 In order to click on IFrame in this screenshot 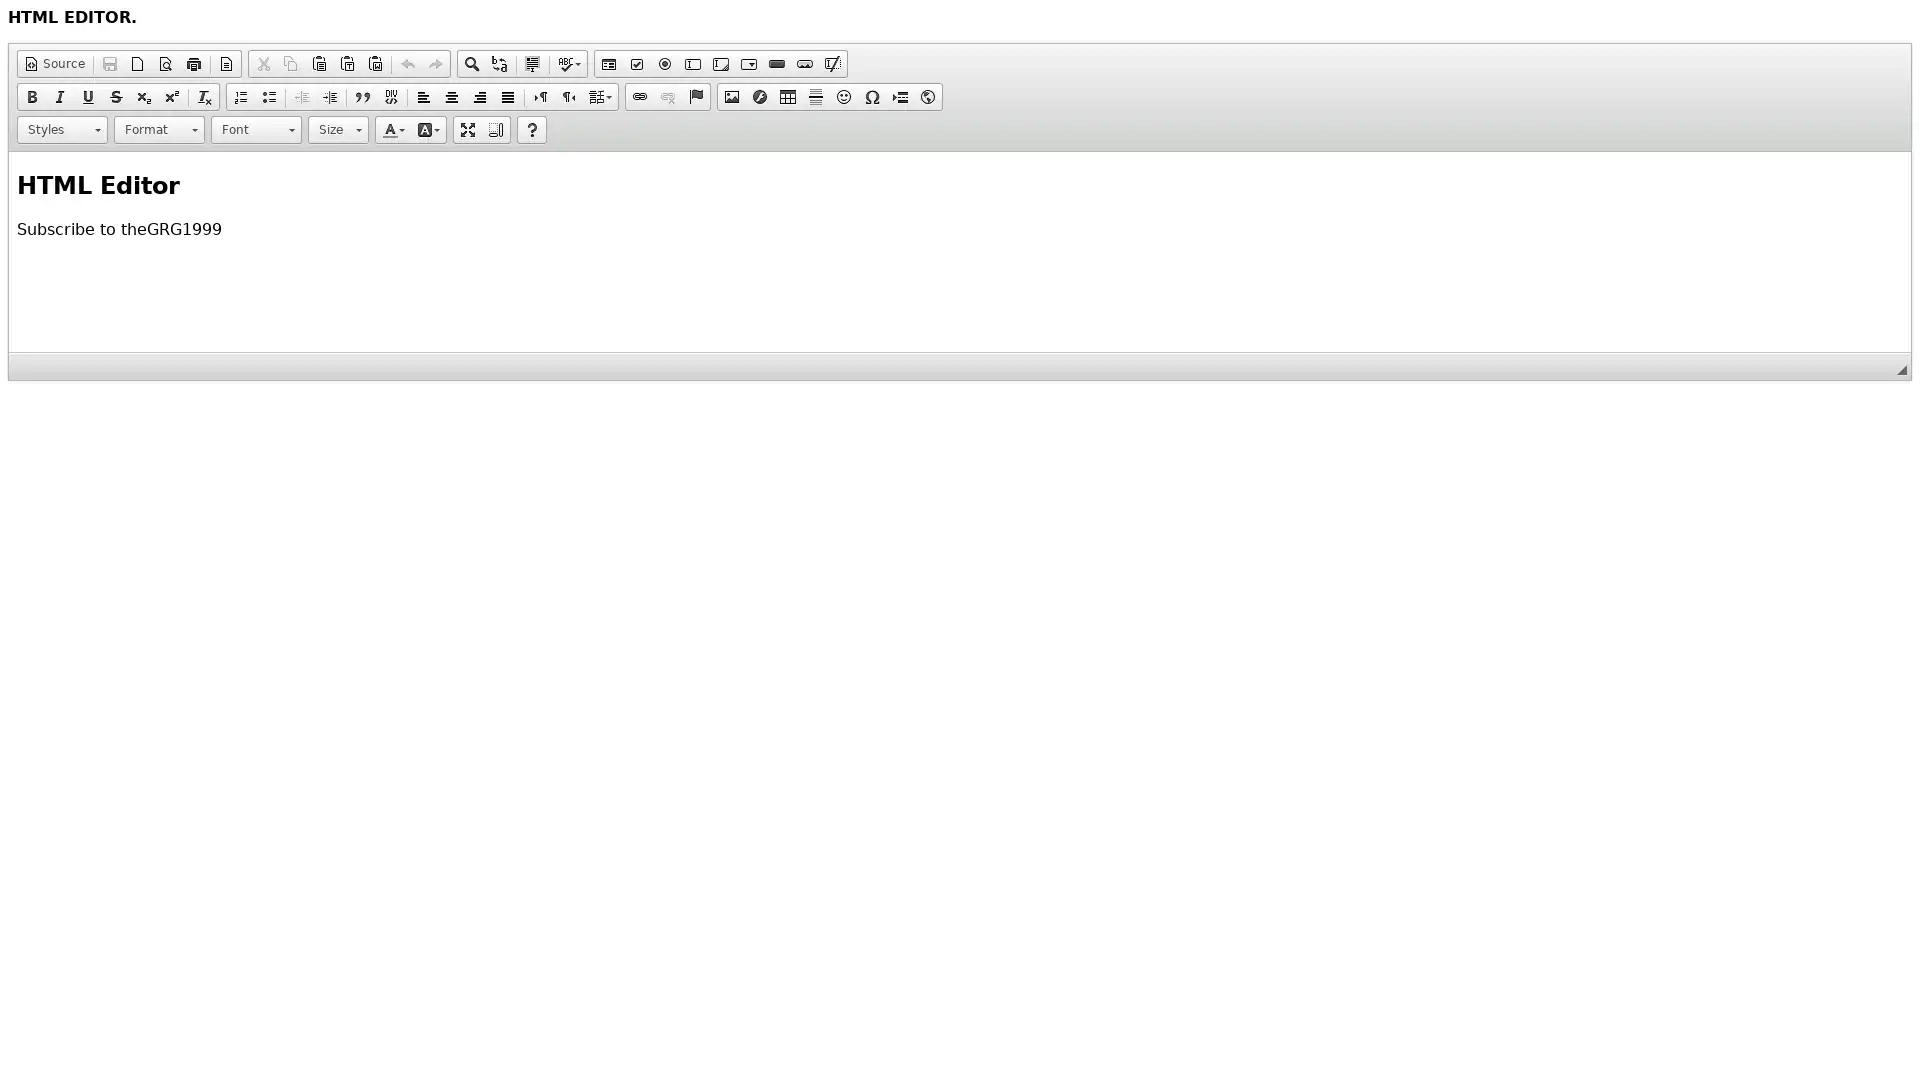, I will do `click(926, 96)`.